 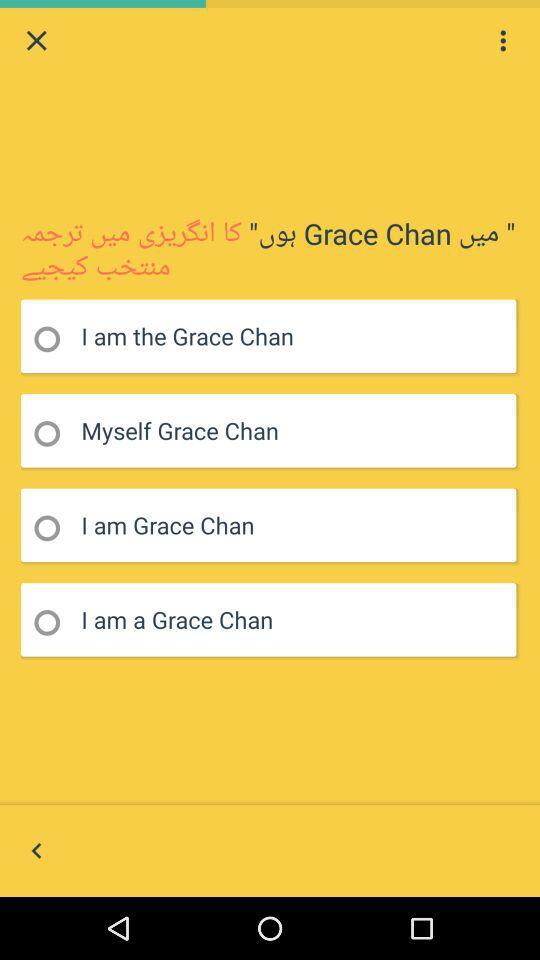 I want to click on the close icon, so click(x=36, y=42).